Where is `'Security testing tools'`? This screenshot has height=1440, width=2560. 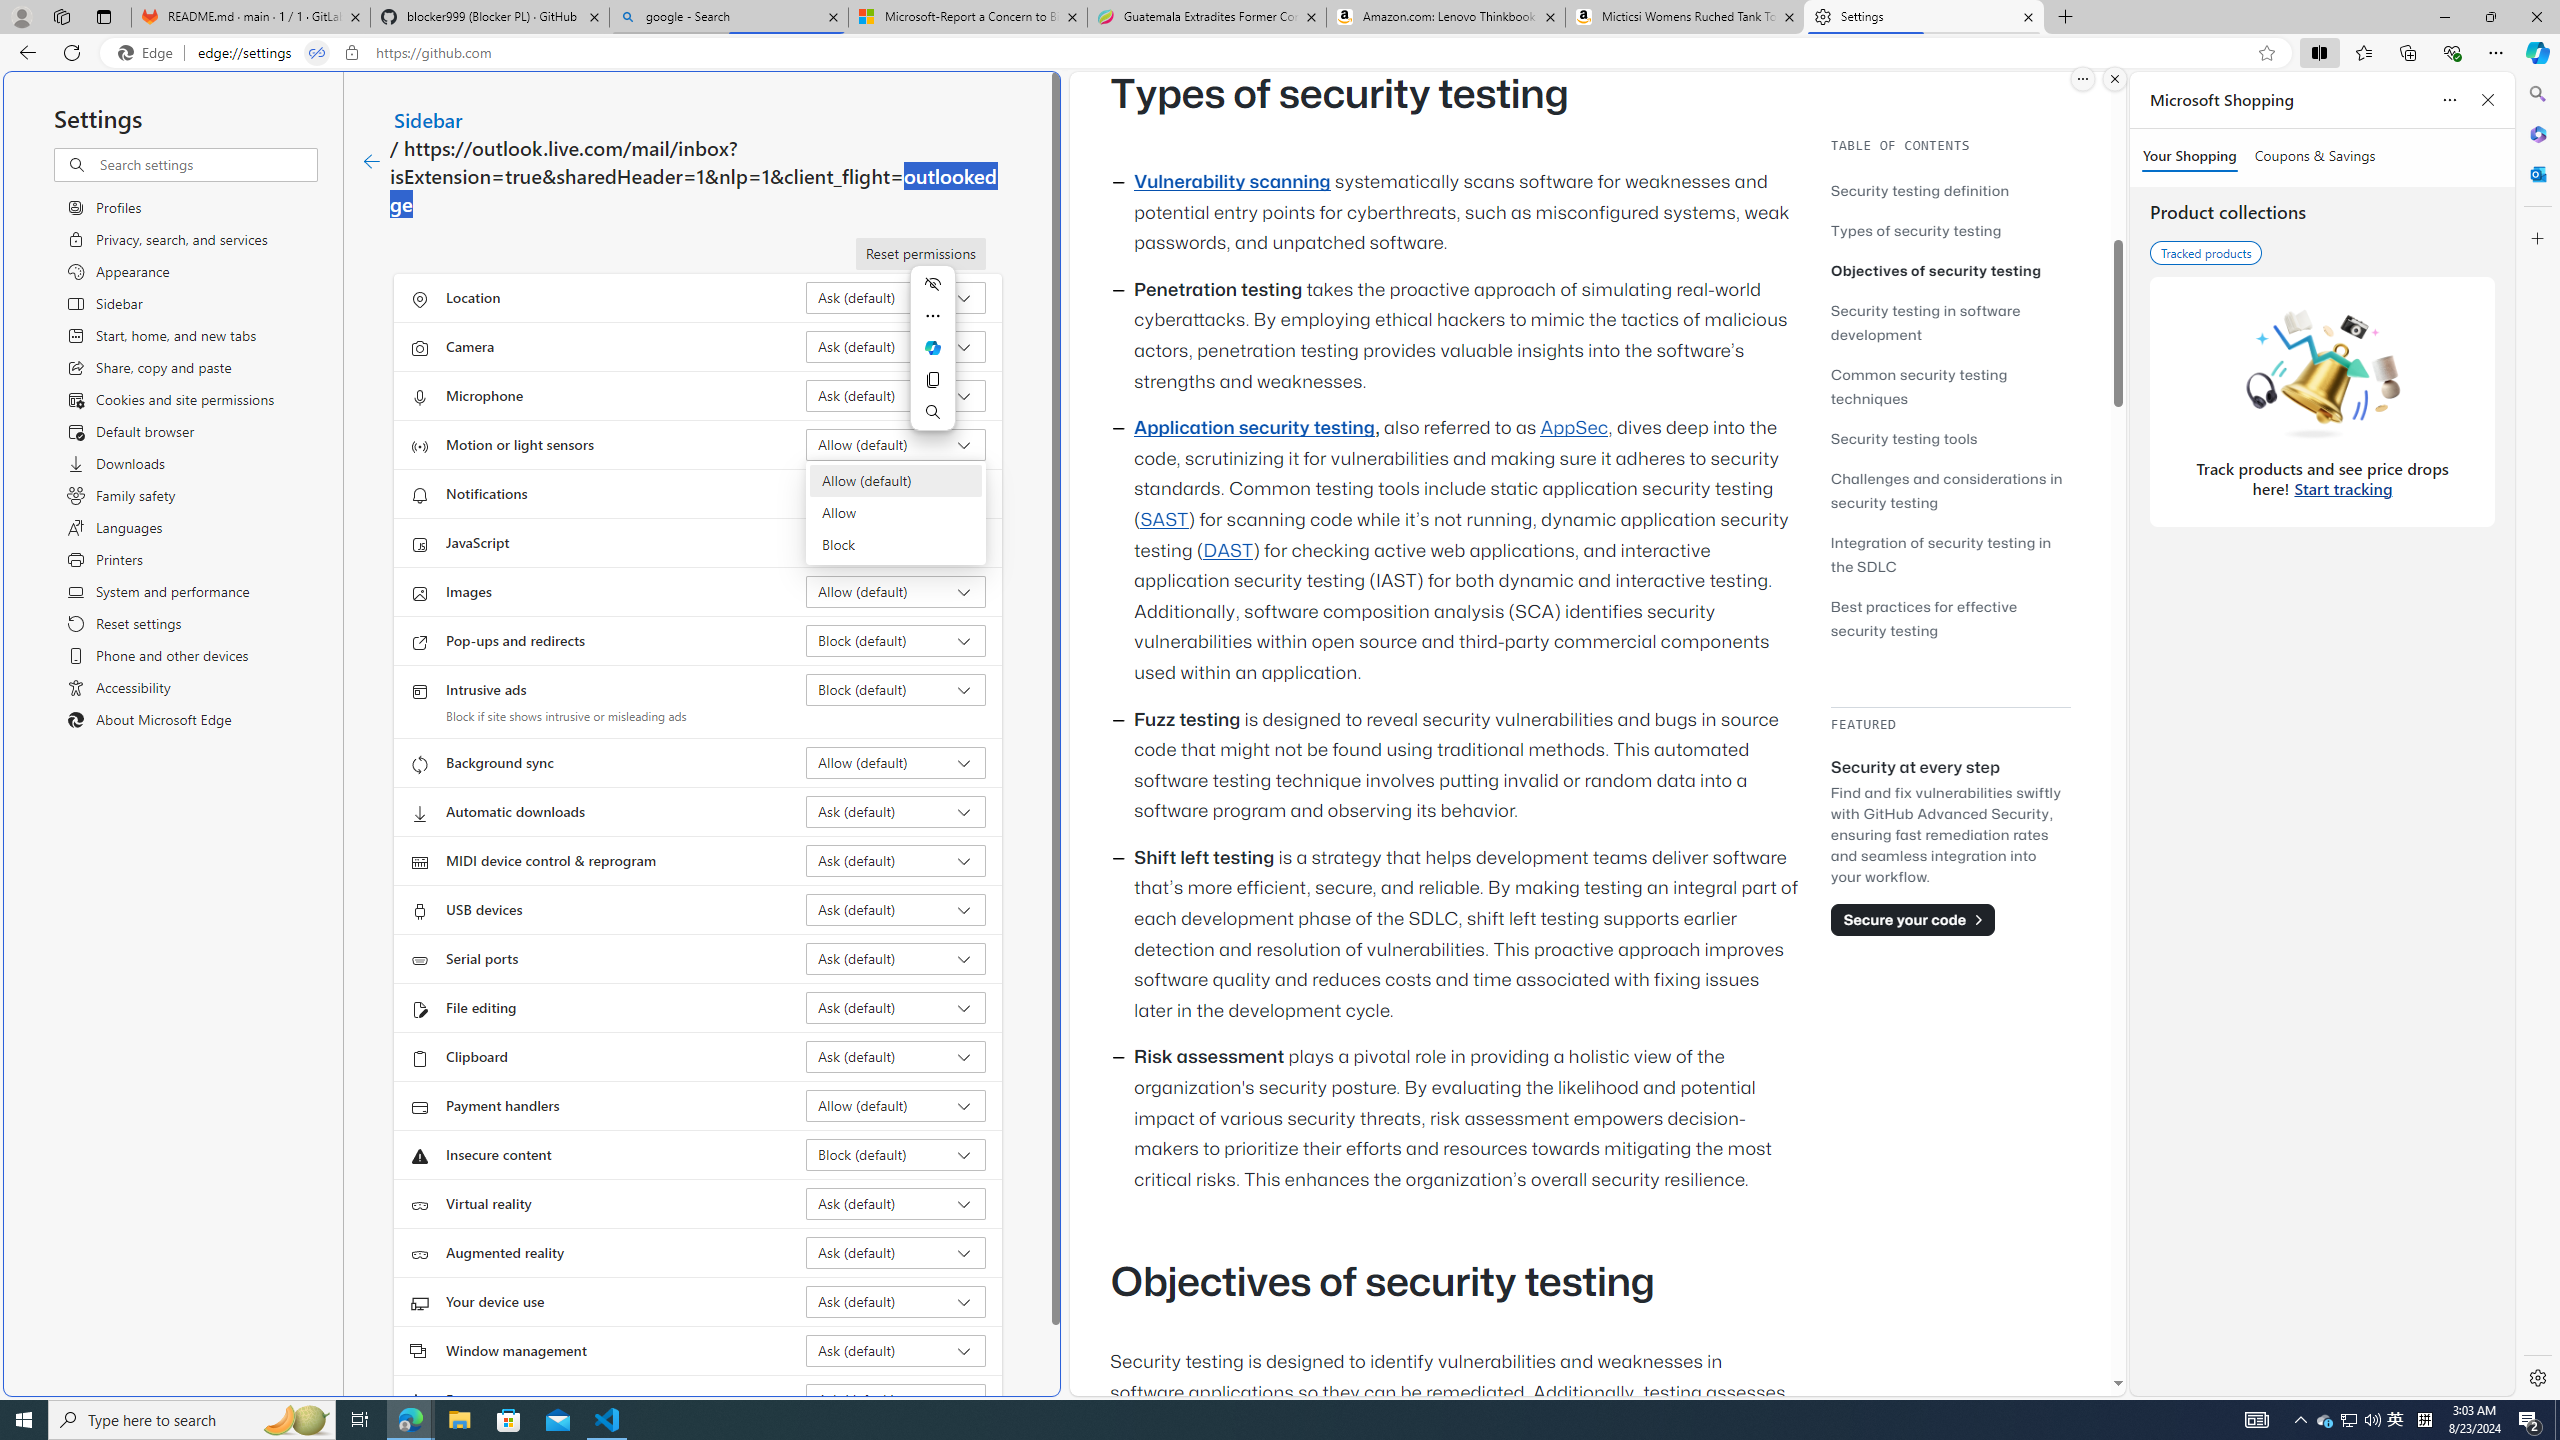 'Security testing tools' is located at coordinates (1903, 437).